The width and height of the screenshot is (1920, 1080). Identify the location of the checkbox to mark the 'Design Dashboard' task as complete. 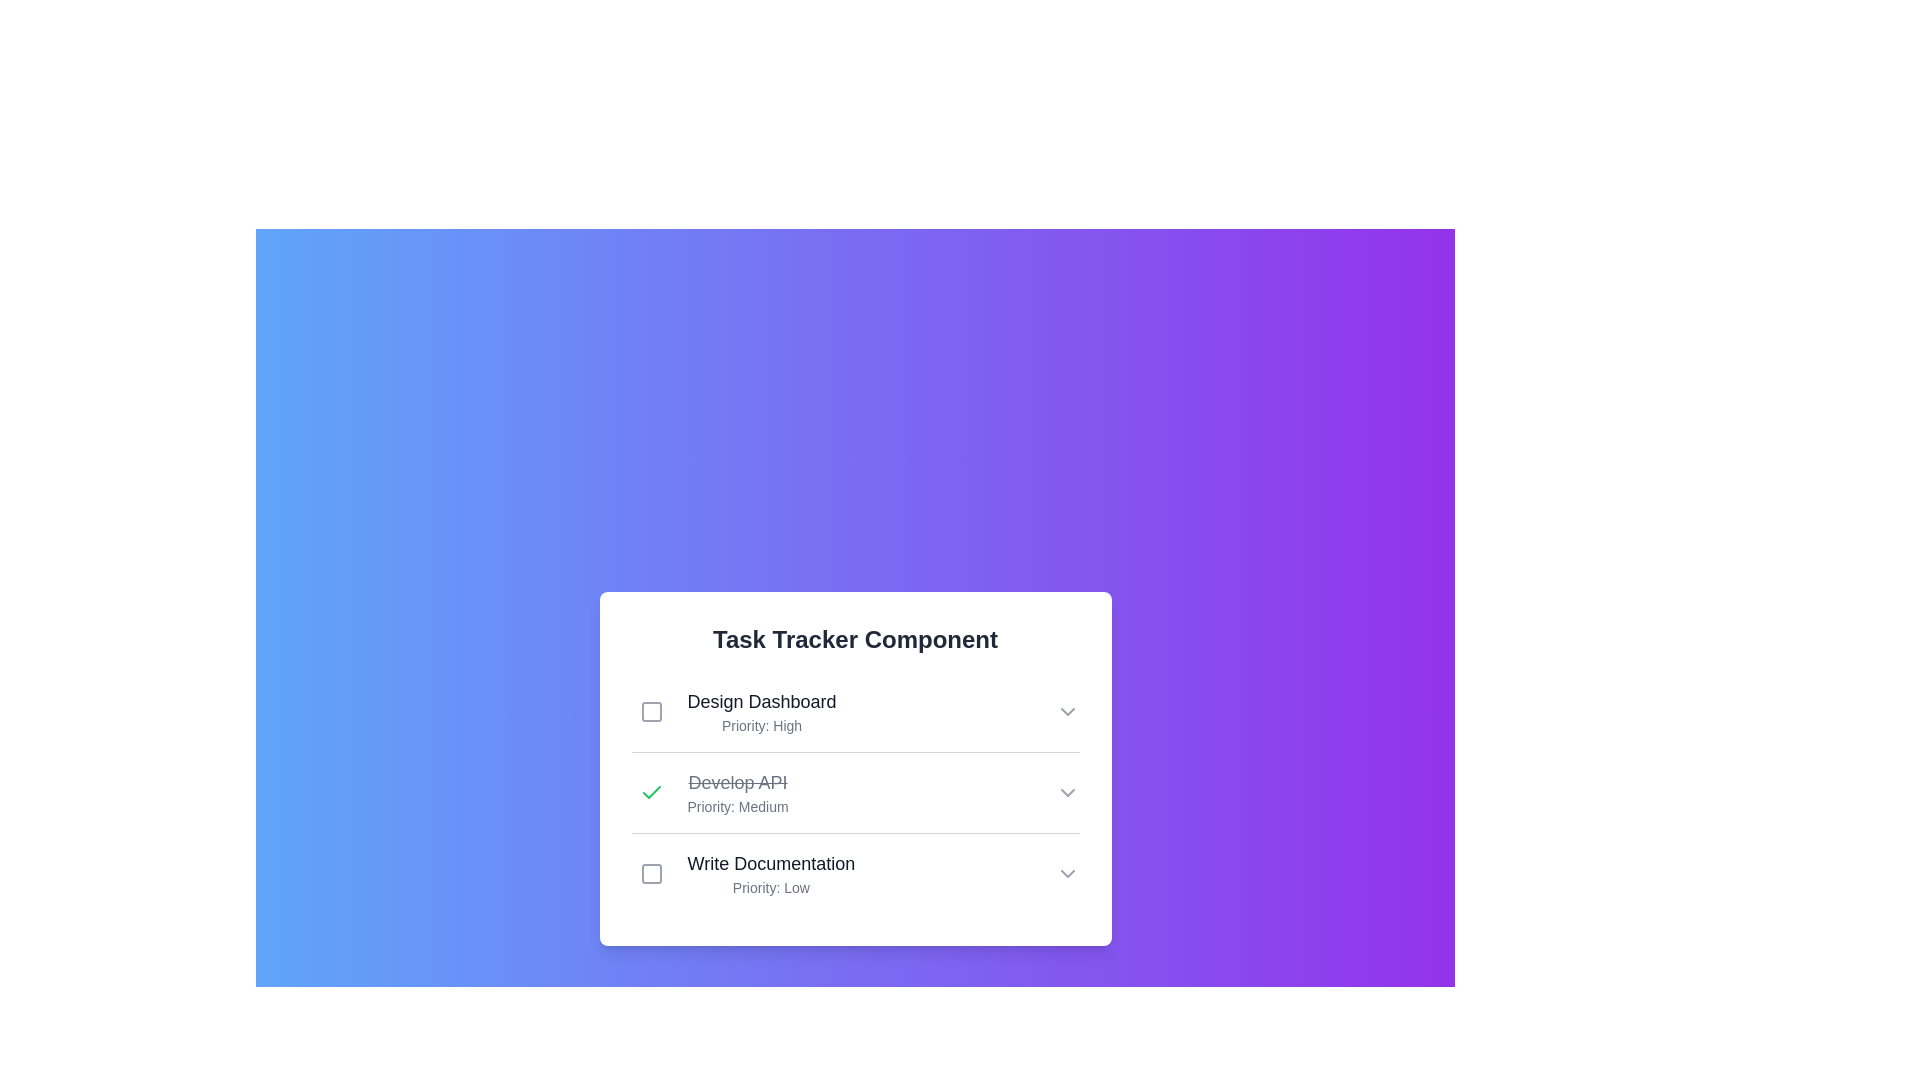
(651, 711).